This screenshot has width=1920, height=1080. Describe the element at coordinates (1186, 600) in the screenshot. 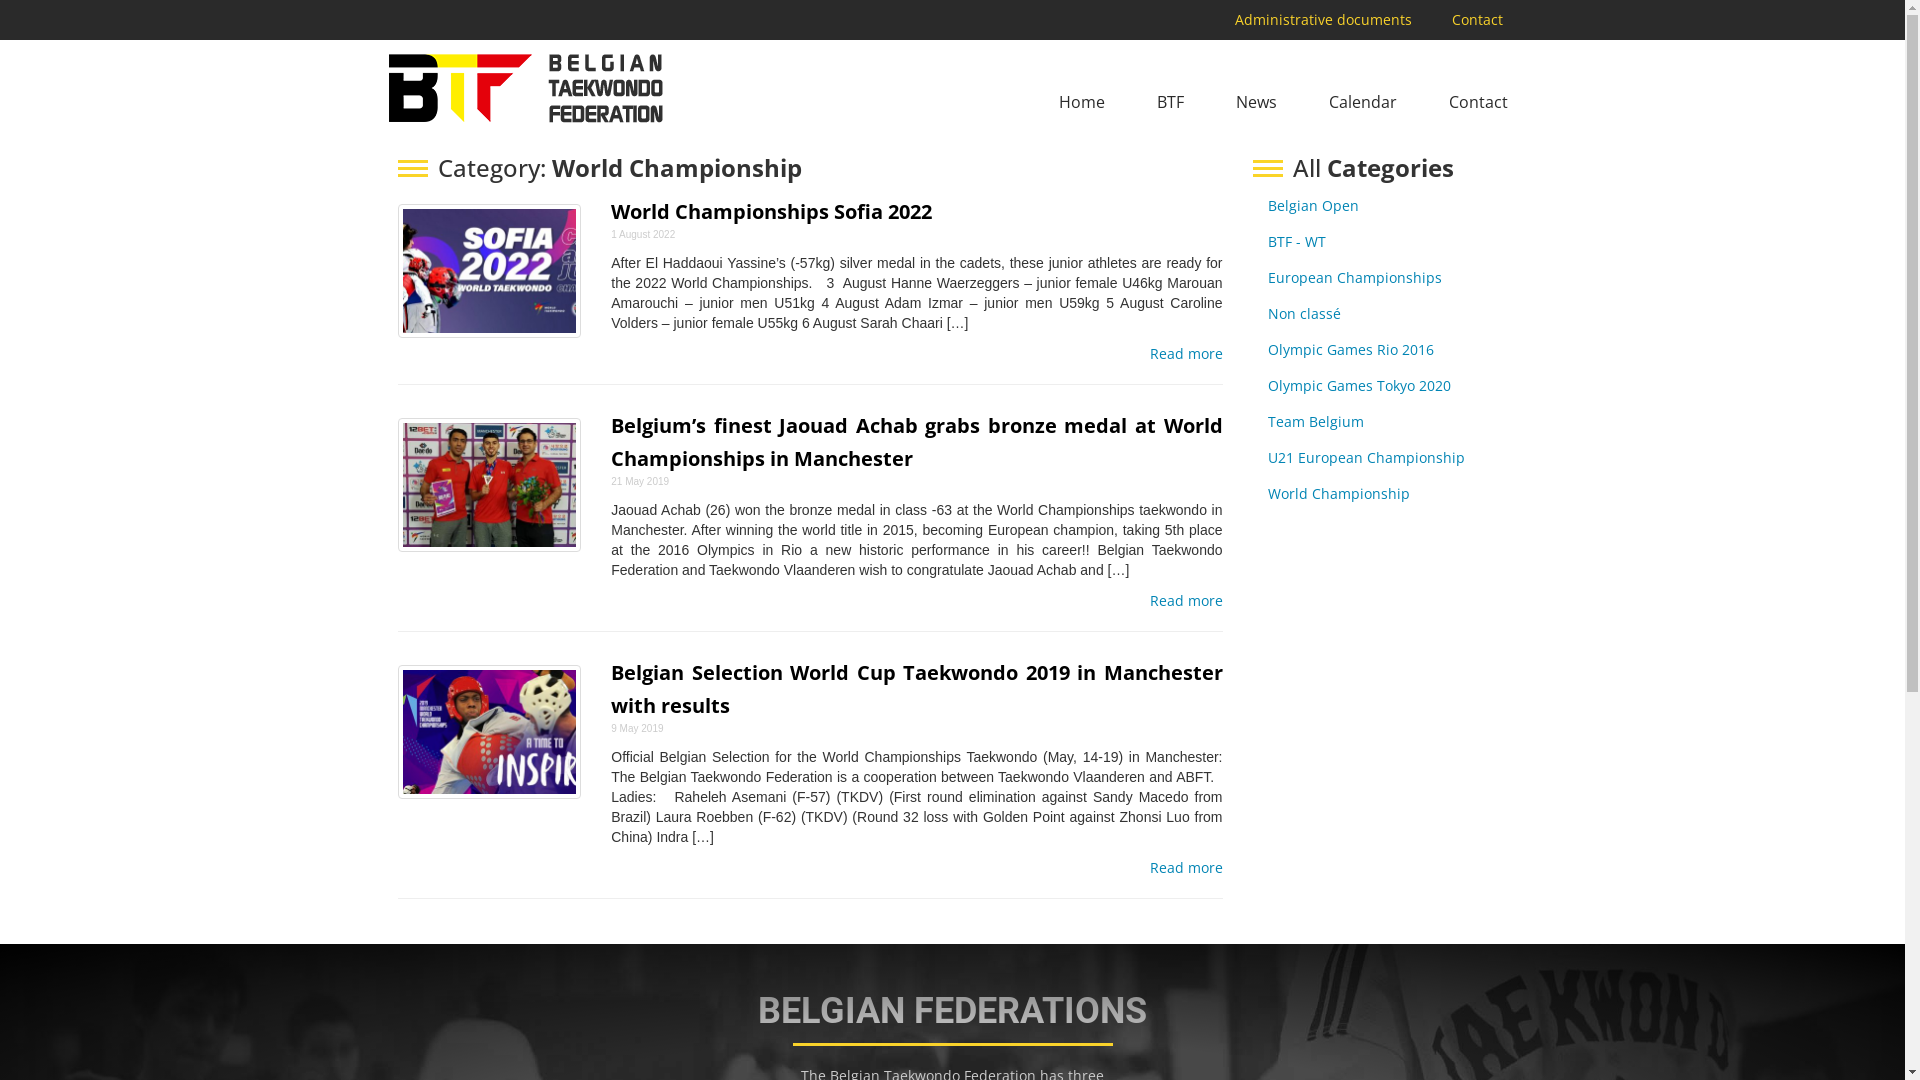

I see `'Read more'` at that location.